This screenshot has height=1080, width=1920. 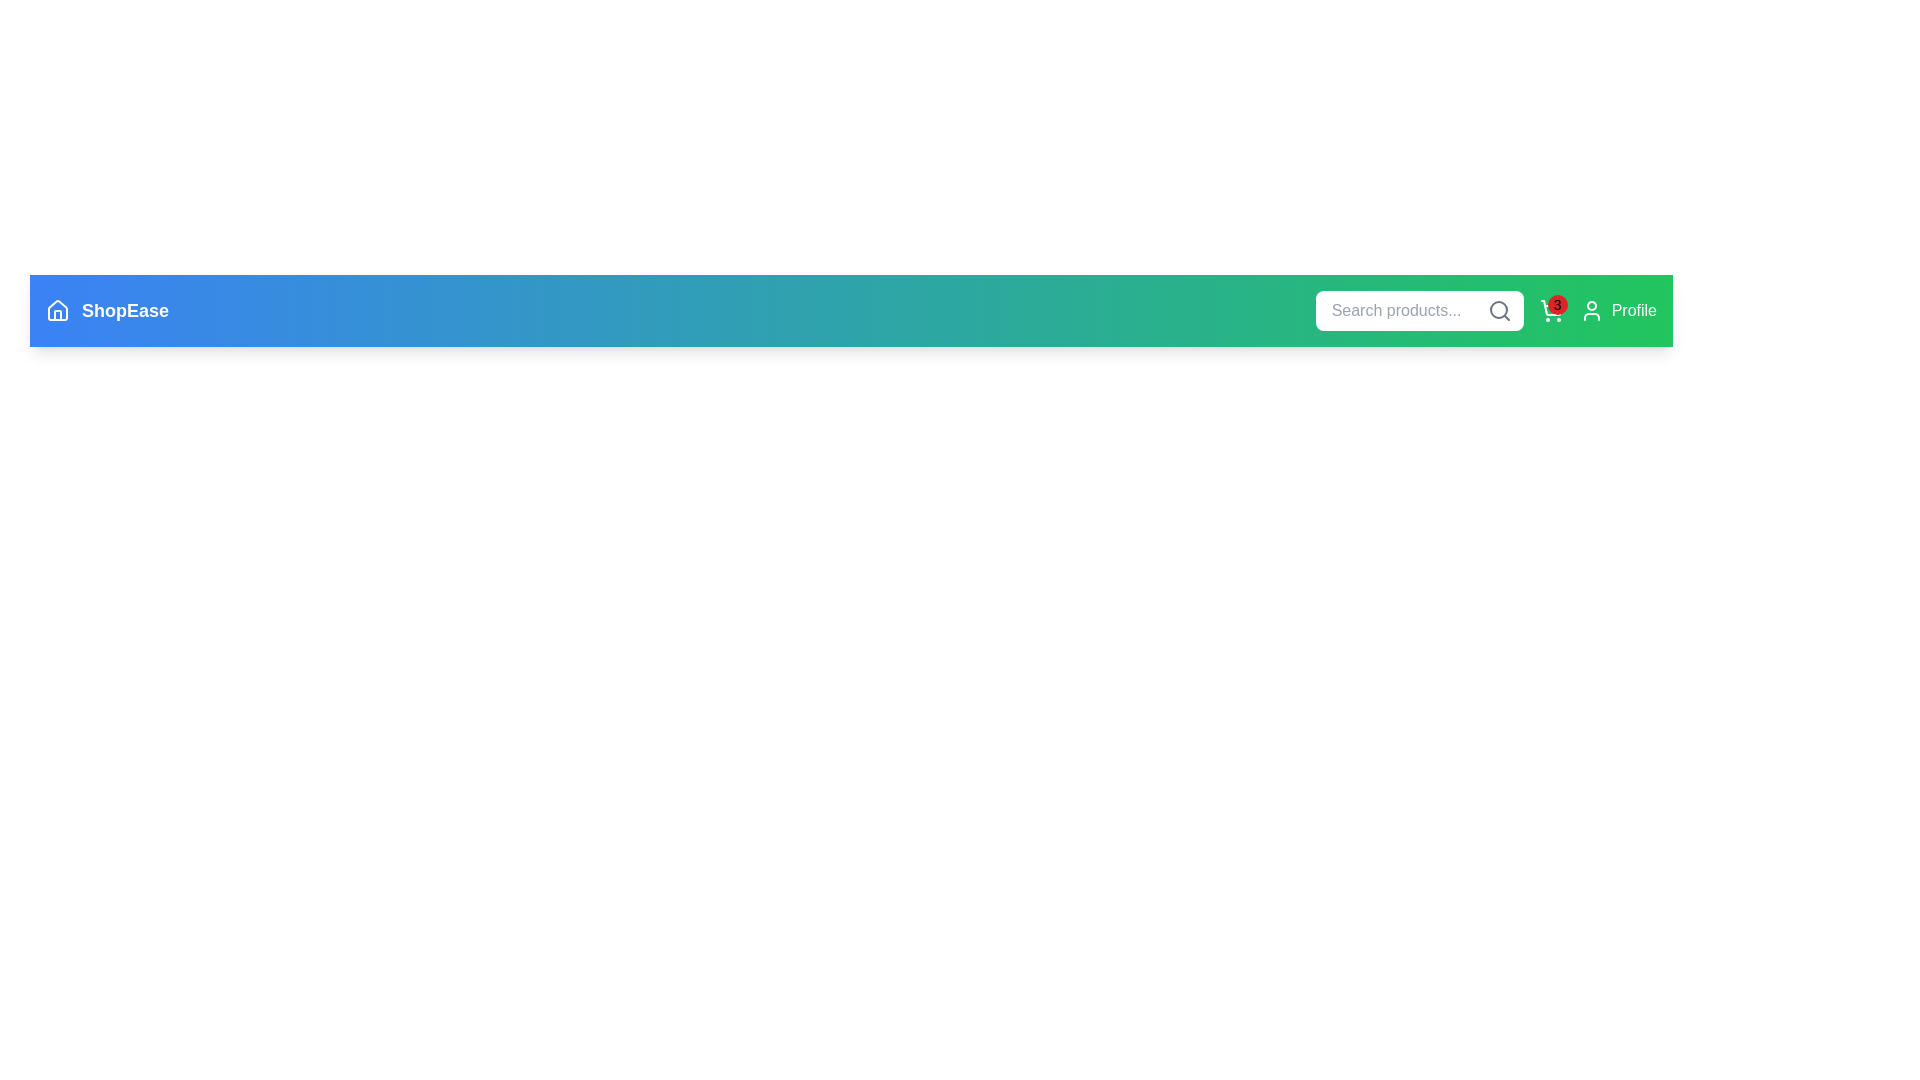 I want to click on the profile icon to open the user profile, so click(x=1617, y=311).